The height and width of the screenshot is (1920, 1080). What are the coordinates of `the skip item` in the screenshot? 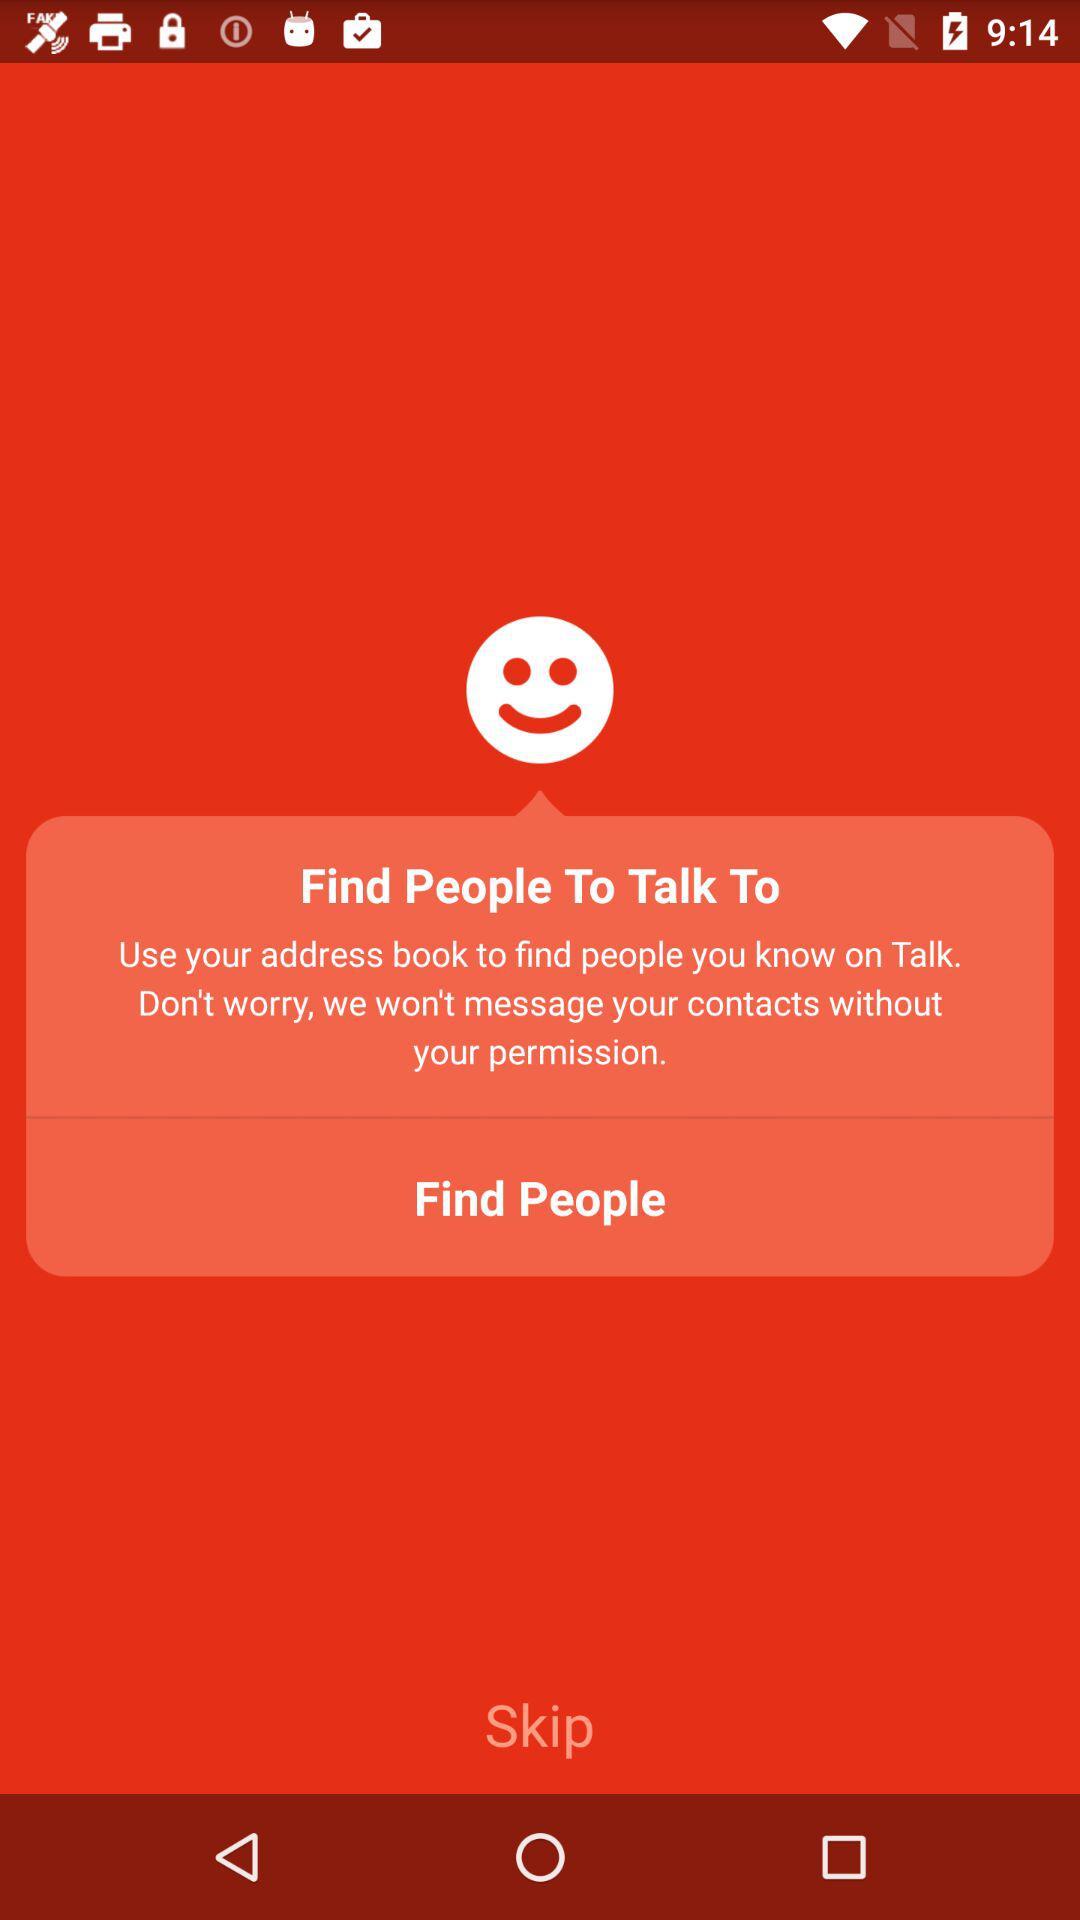 It's located at (538, 1722).